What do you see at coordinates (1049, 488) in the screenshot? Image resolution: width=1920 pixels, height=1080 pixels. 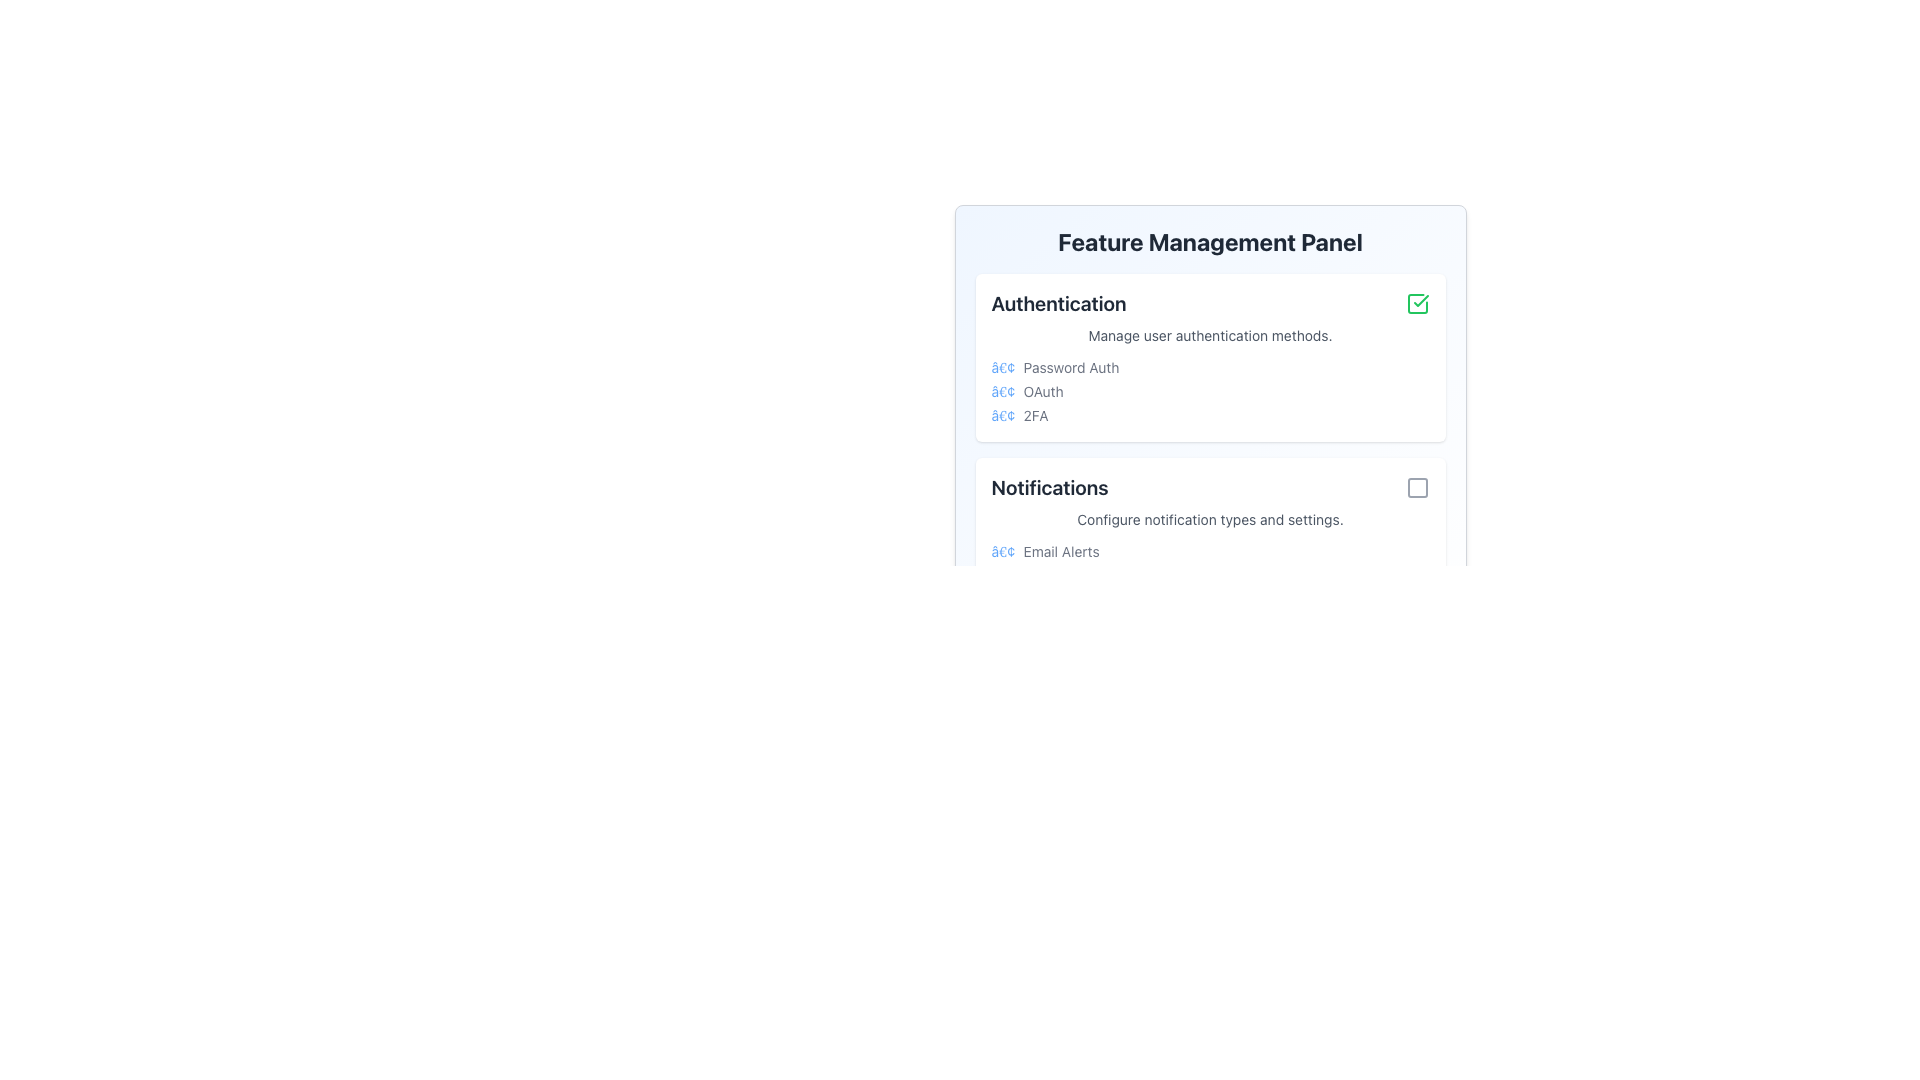 I see `the 'Notifications' section header text label, indicating the related content for notifications features` at bounding box center [1049, 488].